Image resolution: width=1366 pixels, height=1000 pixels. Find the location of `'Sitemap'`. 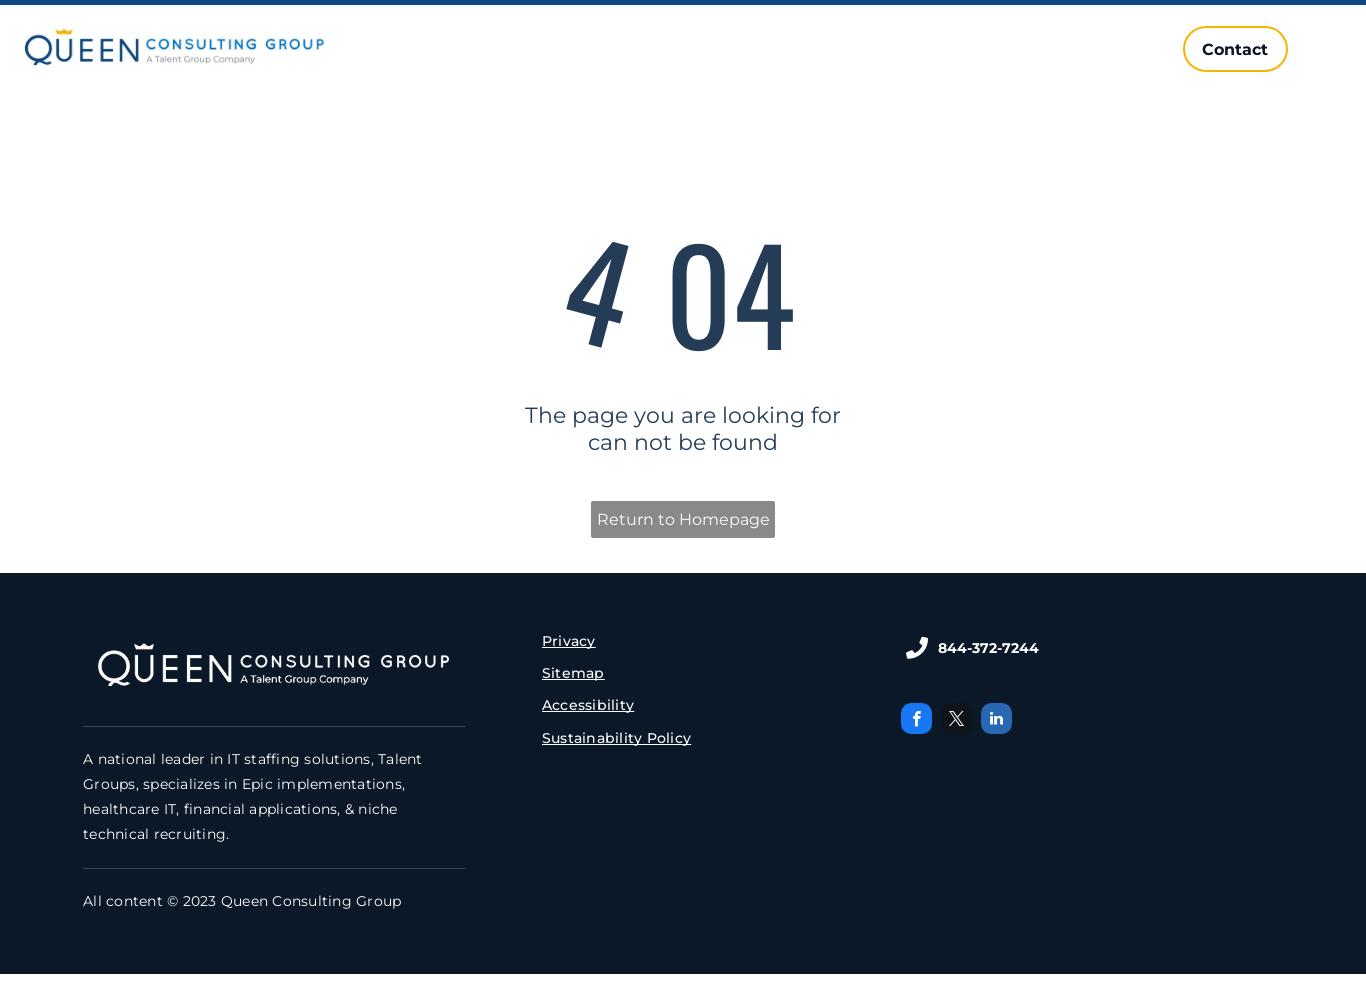

'Sitemap' is located at coordinates (540, 673).